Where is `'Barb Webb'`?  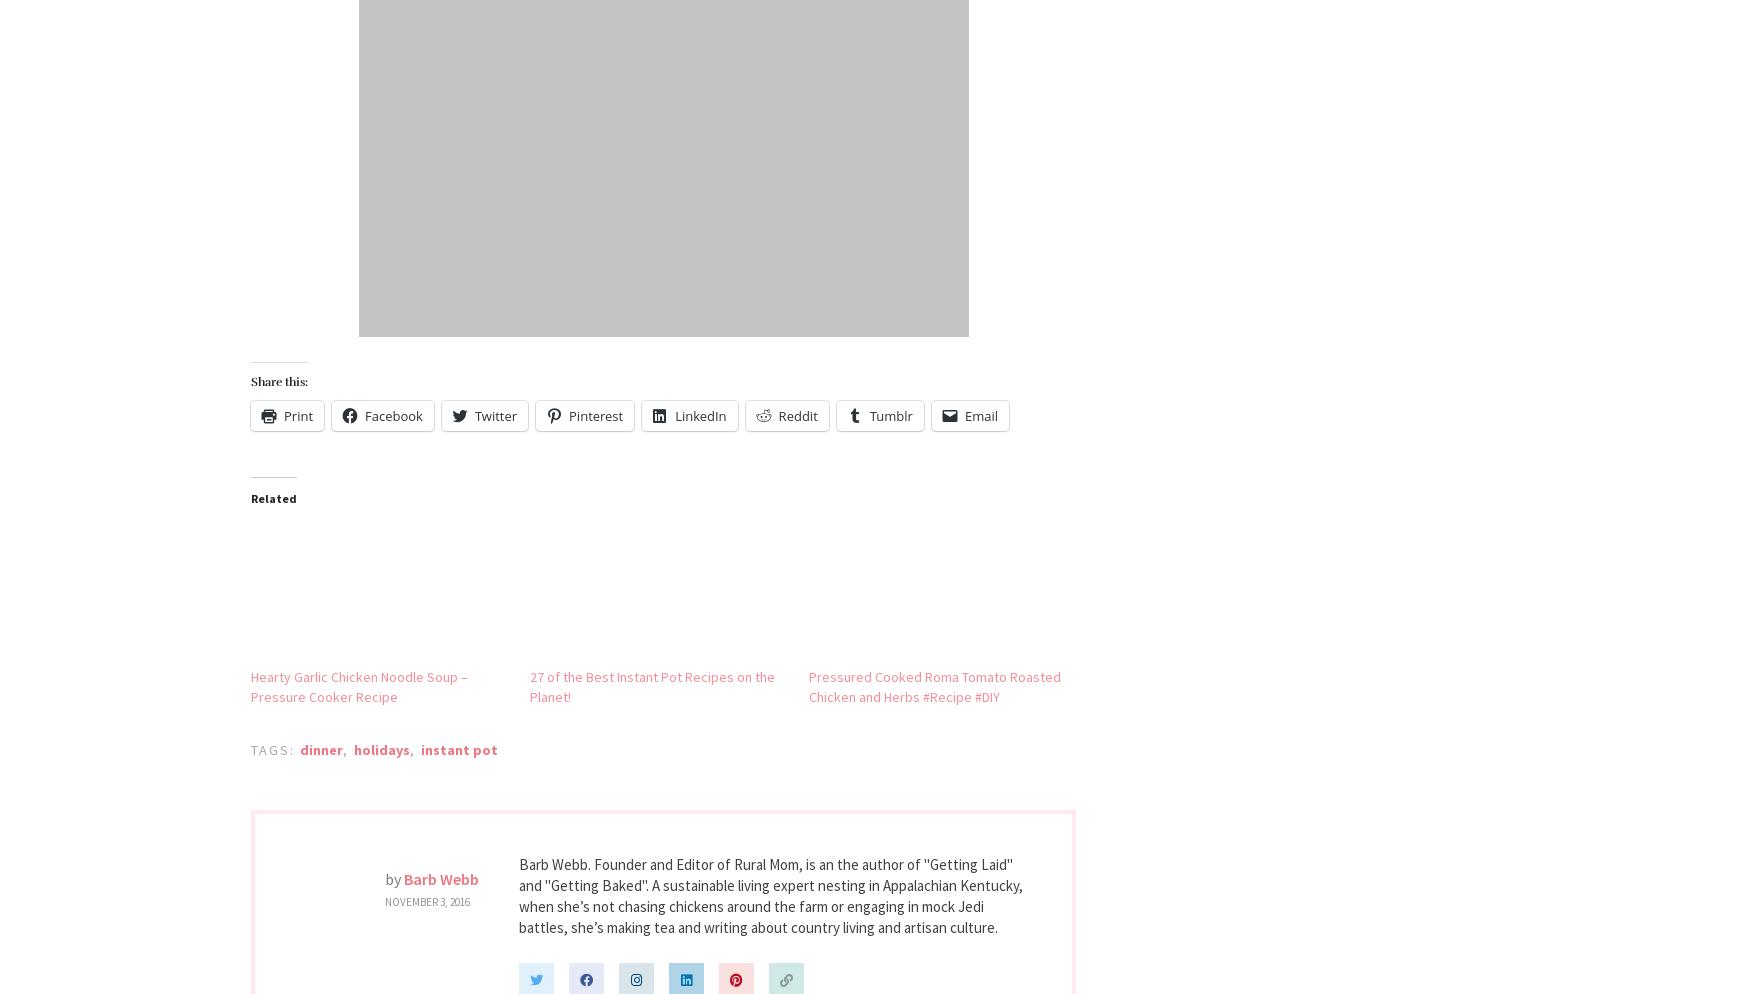
'Barb Webb' is located at coordinates (402, 878).